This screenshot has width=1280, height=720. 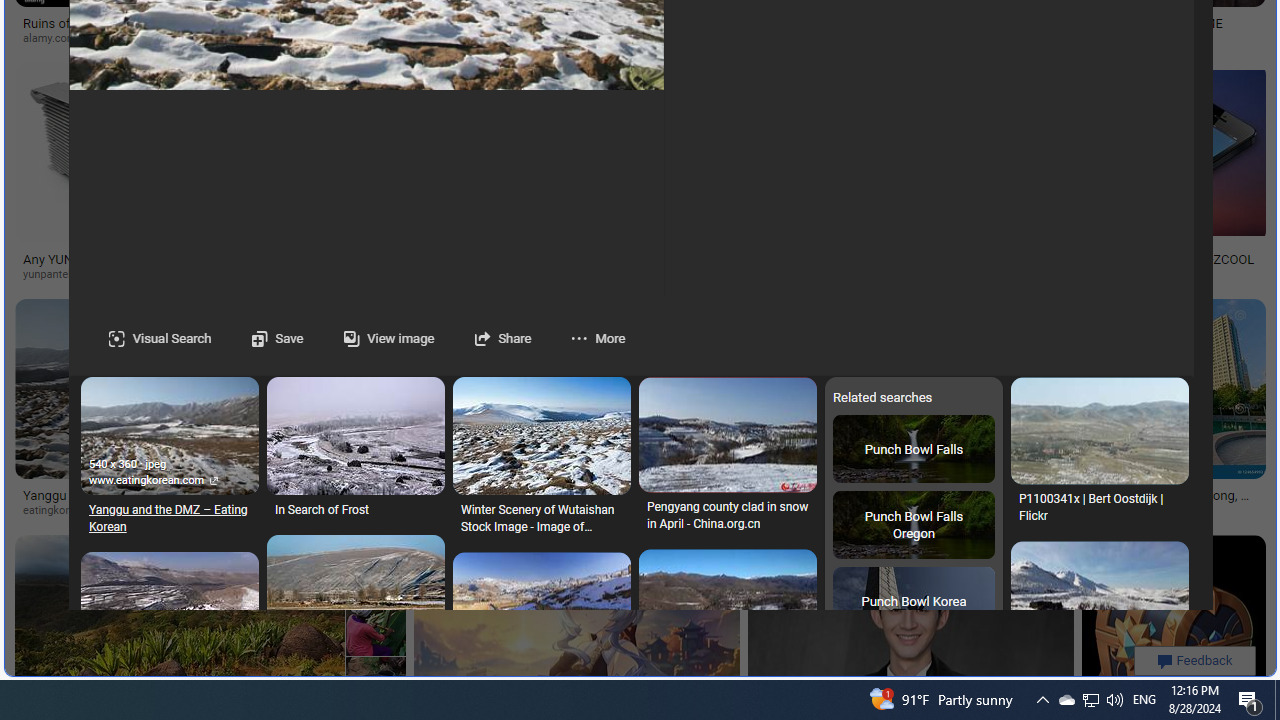 I want to click on 'Visual Search', so click(x=160, y=337).